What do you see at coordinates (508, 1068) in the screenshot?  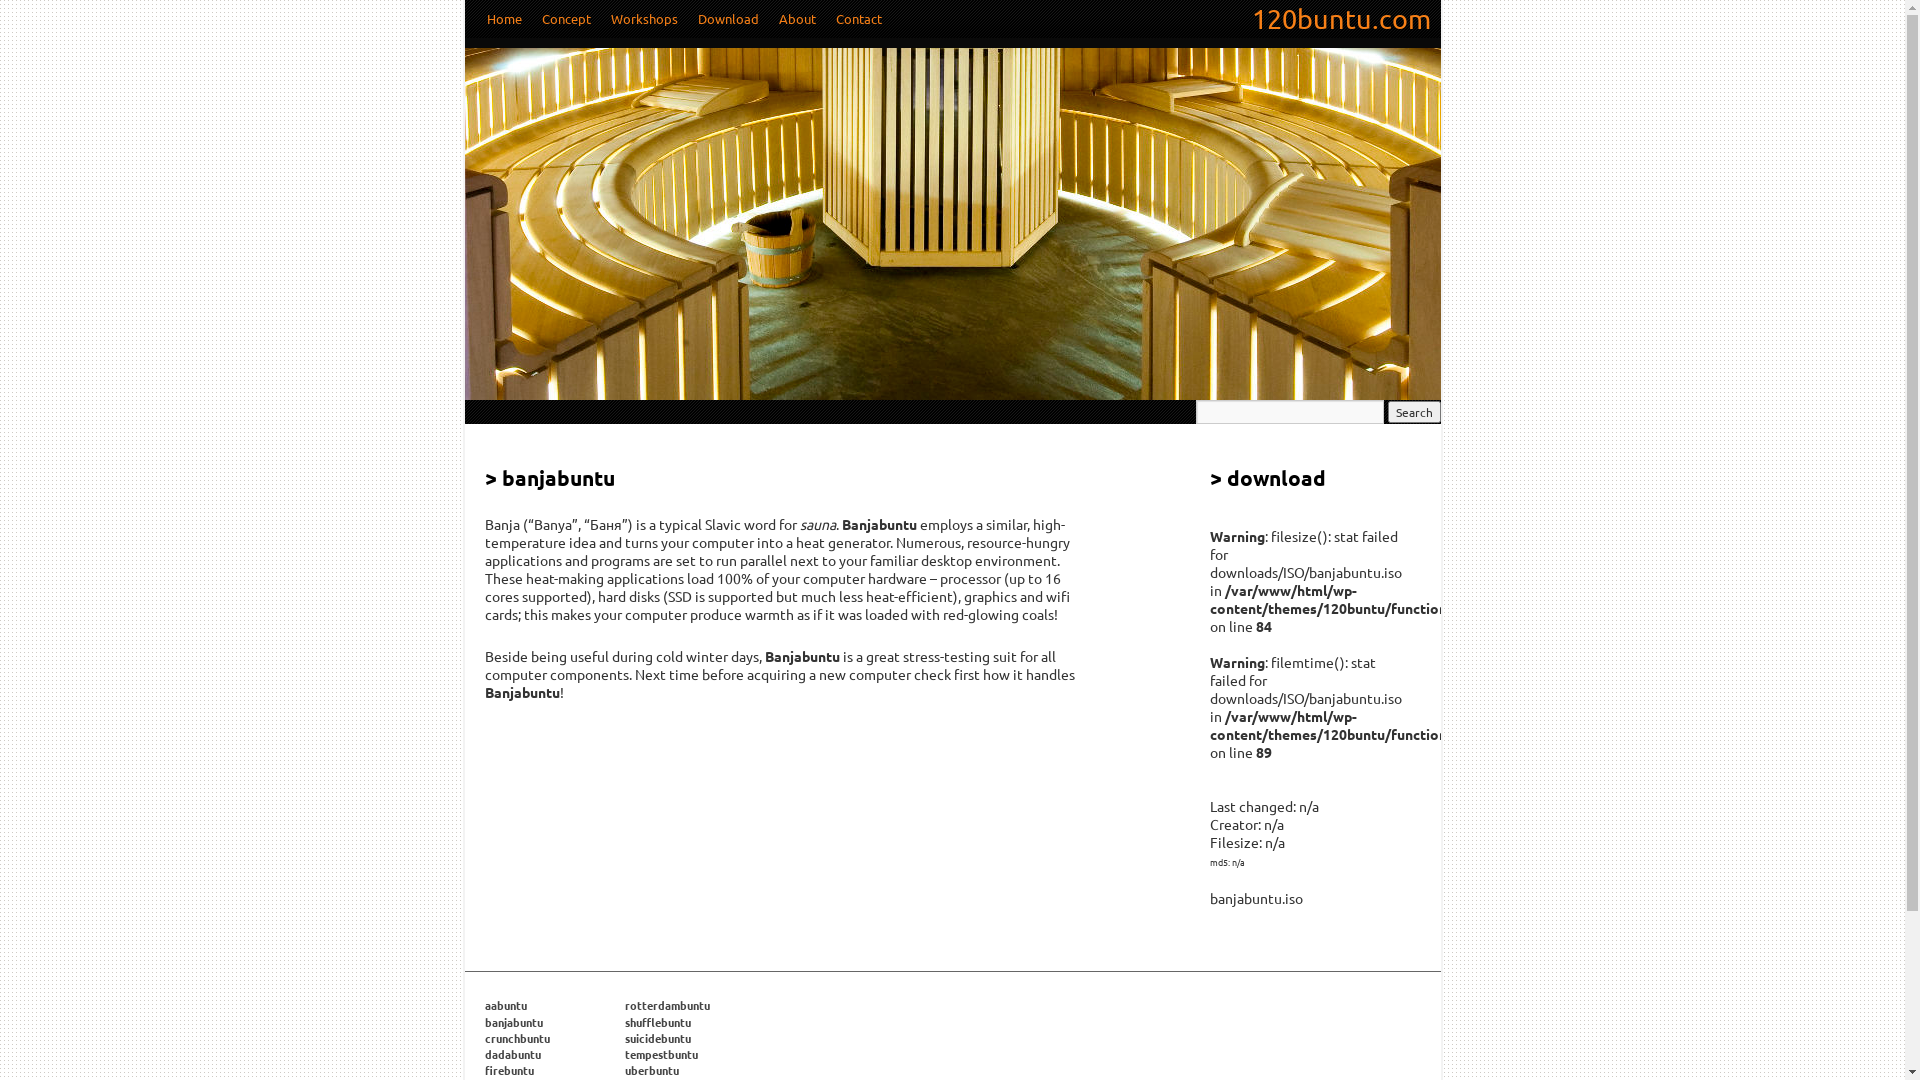 I see `'firebuntu'` at bounding box center [508, 1068].